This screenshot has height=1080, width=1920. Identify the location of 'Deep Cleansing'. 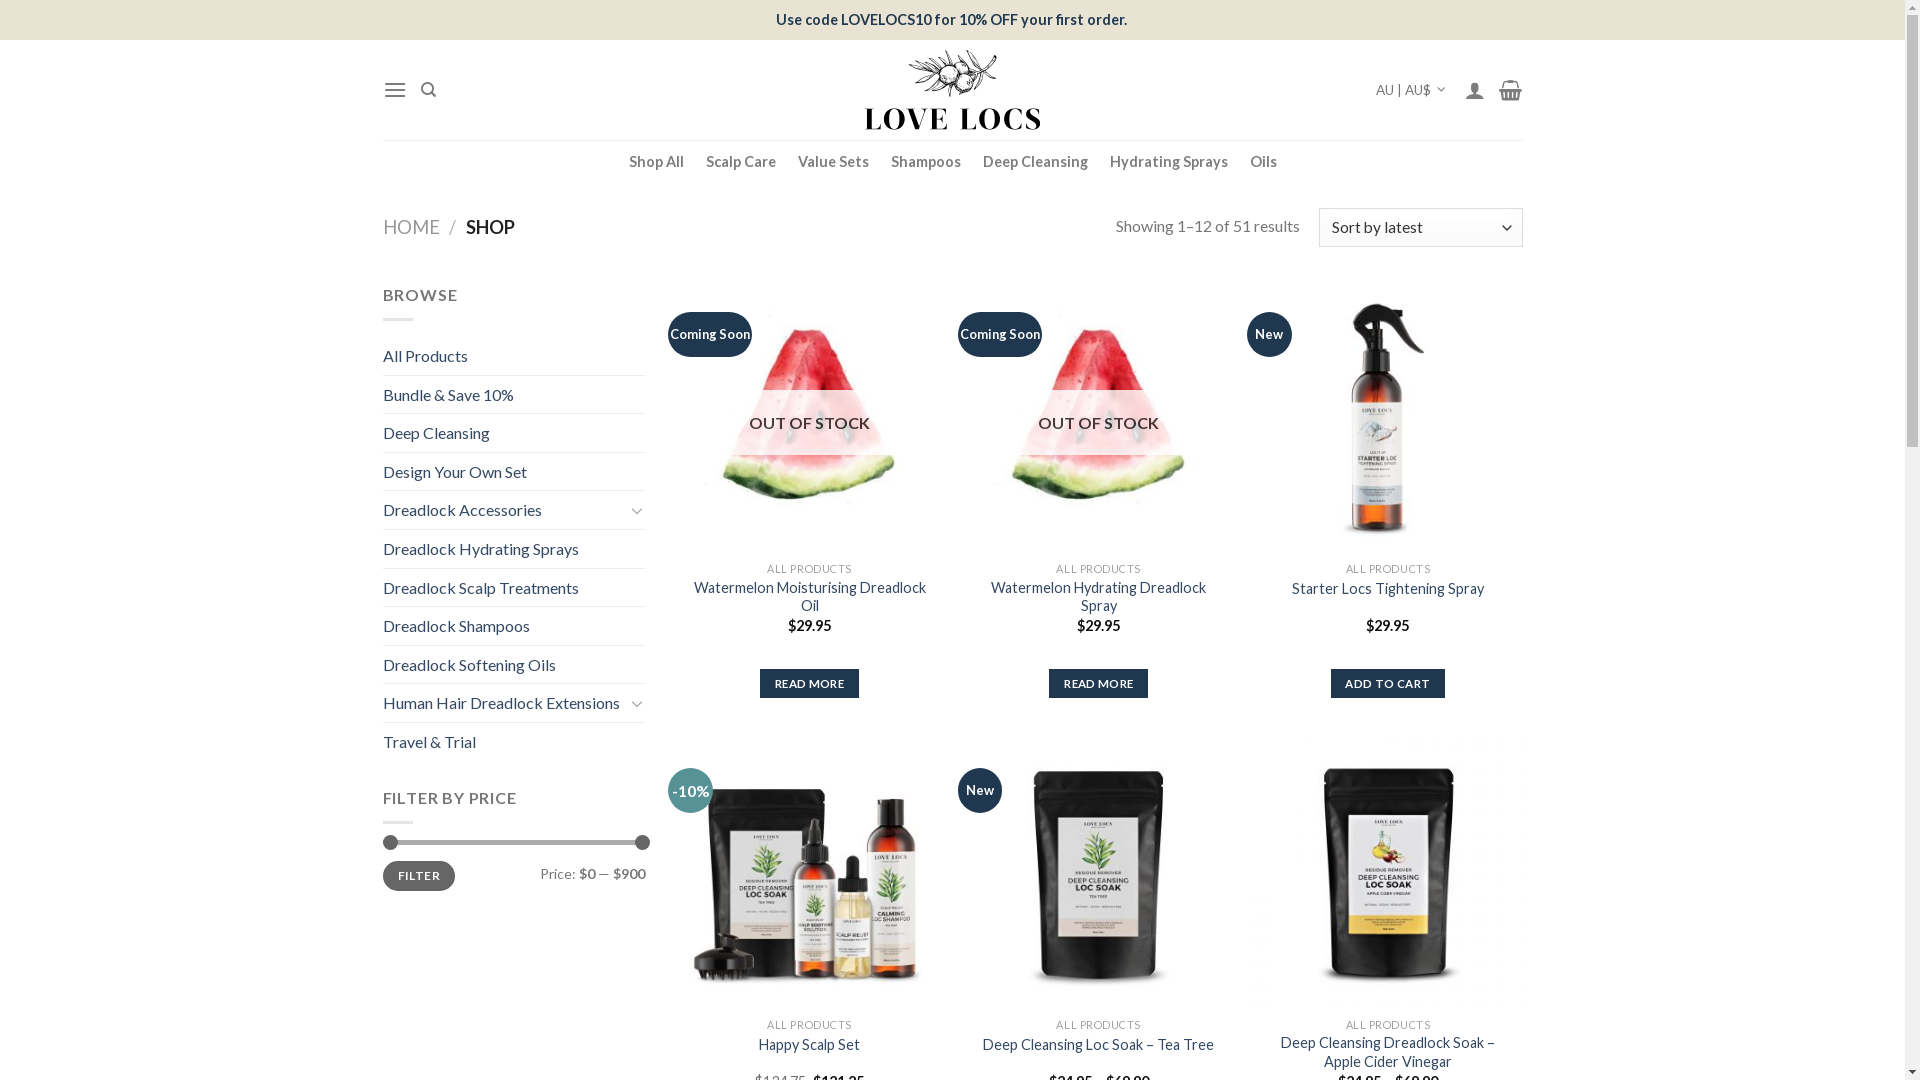
(1034, 160).